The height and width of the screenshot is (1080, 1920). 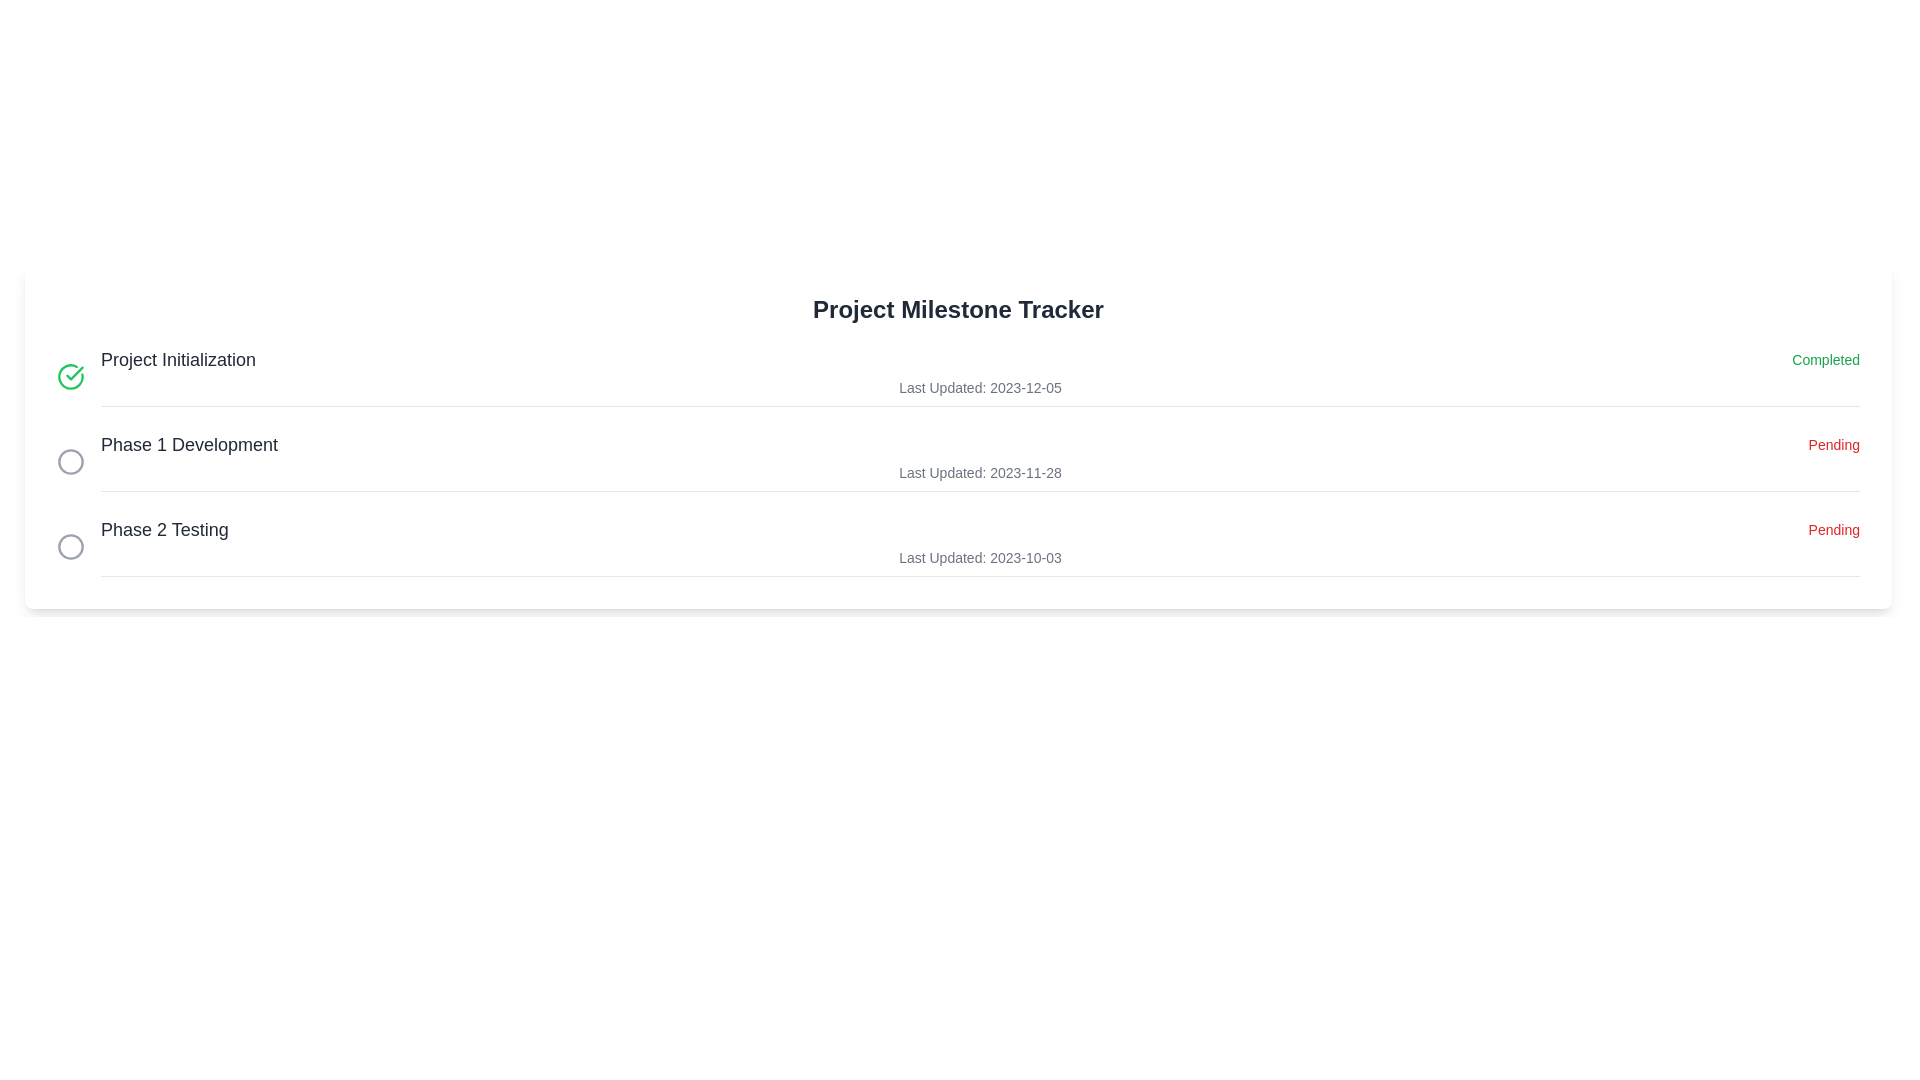 What do you see at coordinates (980, 558) in the screenshot?
I see `the informational text label that communicates the last update date, located below the 'Phase 2 Testing' title and beneath the 'Pending' item` at bounding box center [980, 558].